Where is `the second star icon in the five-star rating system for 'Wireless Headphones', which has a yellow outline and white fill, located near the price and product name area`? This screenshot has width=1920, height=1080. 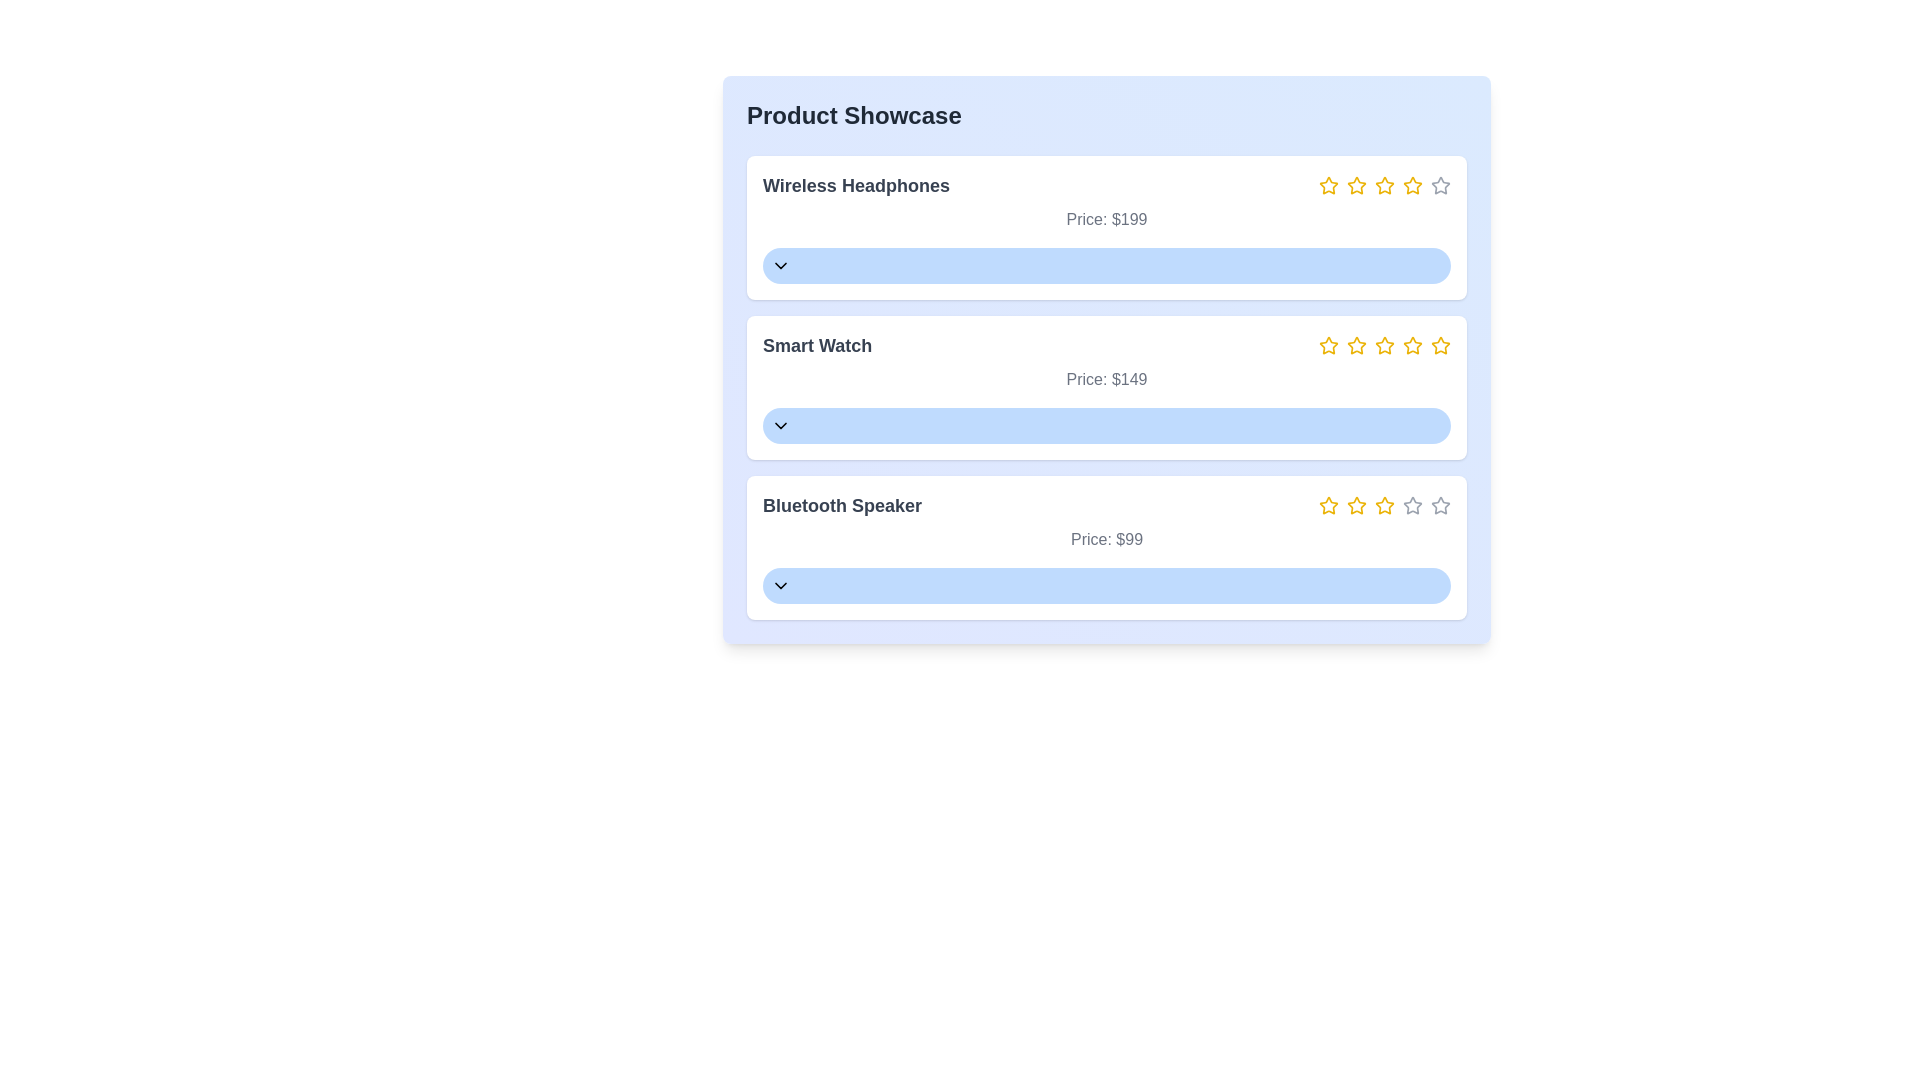
the second star icon in the five-star rating system for 'Wireless Headphones', which has a yellow outline and white fill, located near the price and product name area is located at coordinates (1357, 185).